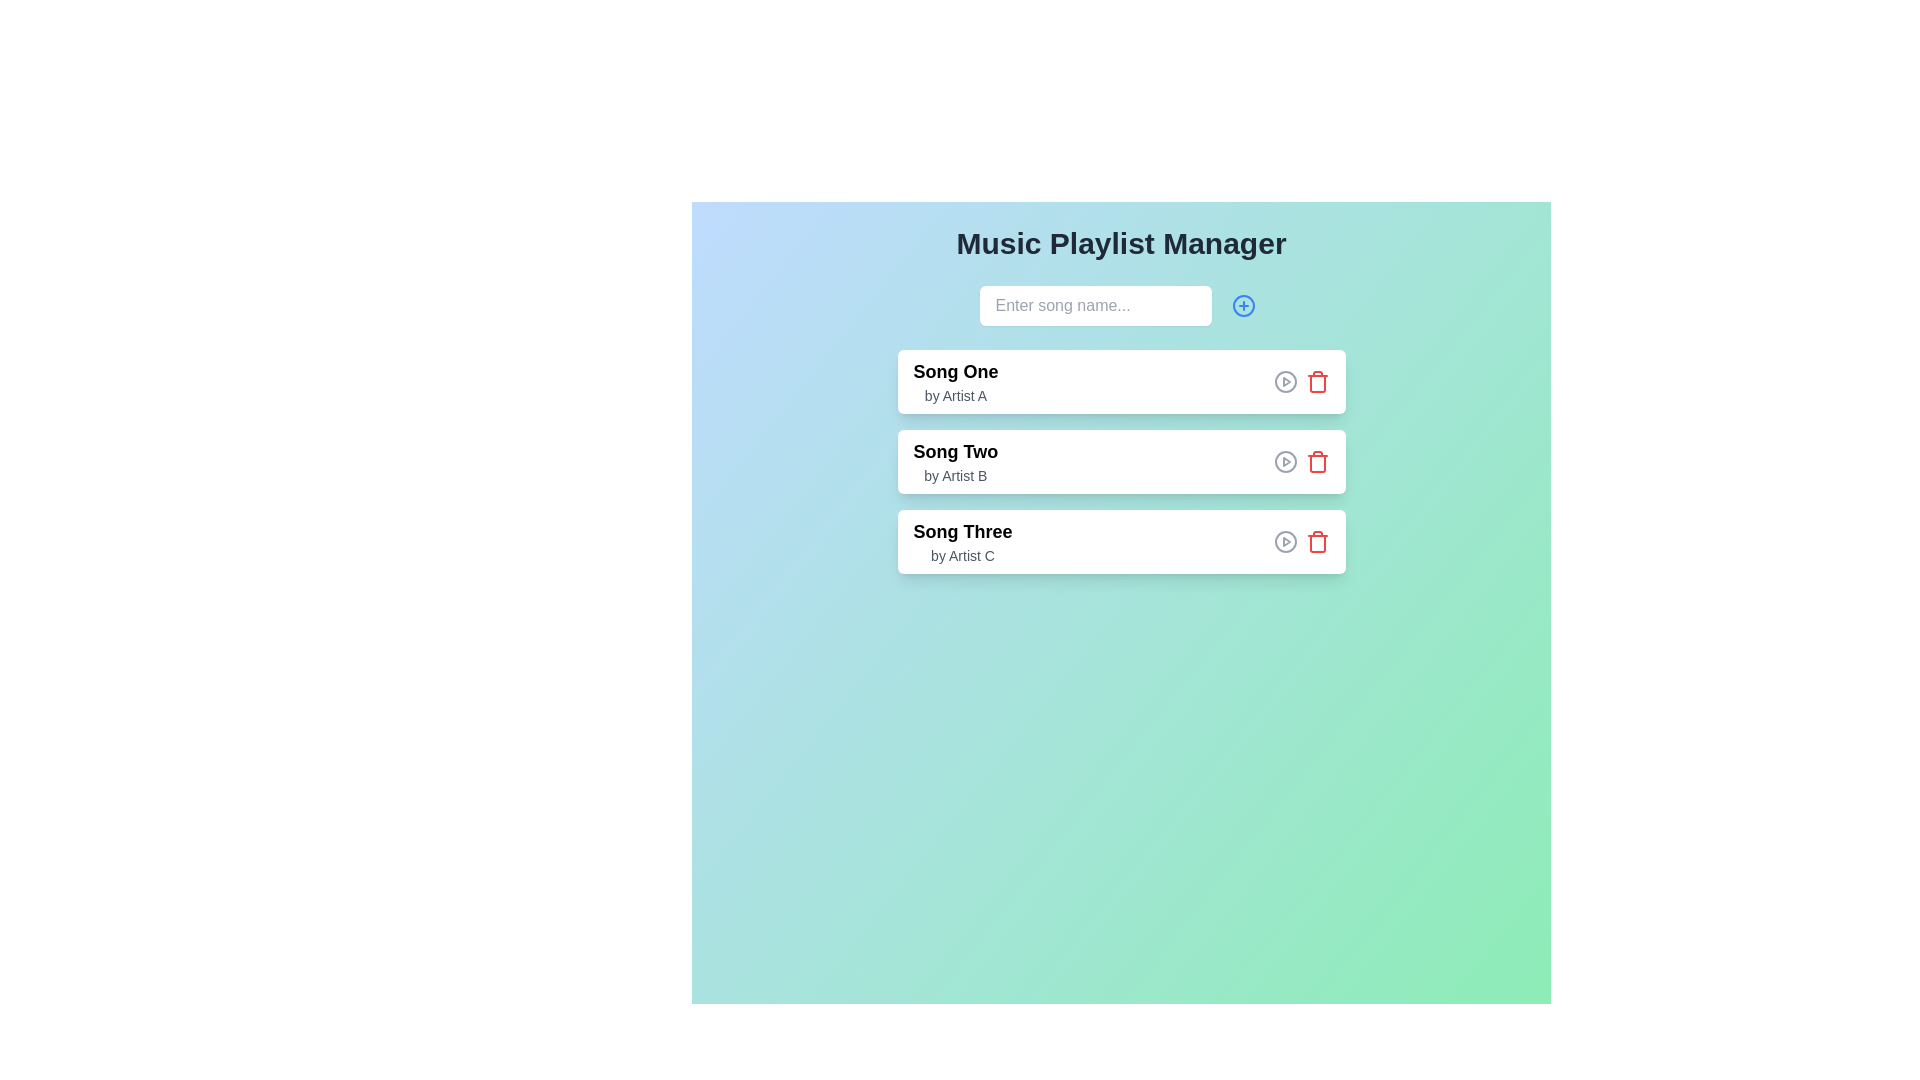 This screenshot has height=1080, width=1920. I want to click on the circular gray play button icon with a triangular play symbol to play the song in the 'Song Two' entry of the playlist, so click(1285, 462).